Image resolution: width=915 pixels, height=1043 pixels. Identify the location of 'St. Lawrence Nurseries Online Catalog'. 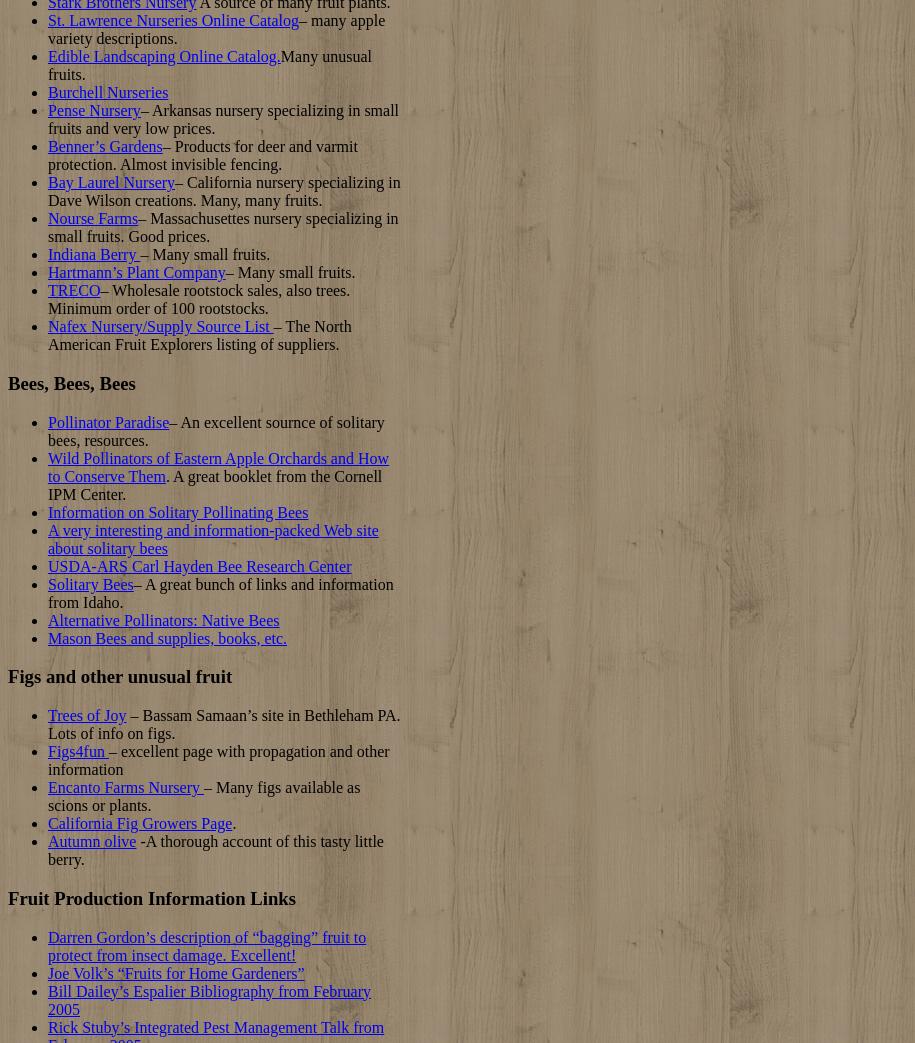
(172, 19).